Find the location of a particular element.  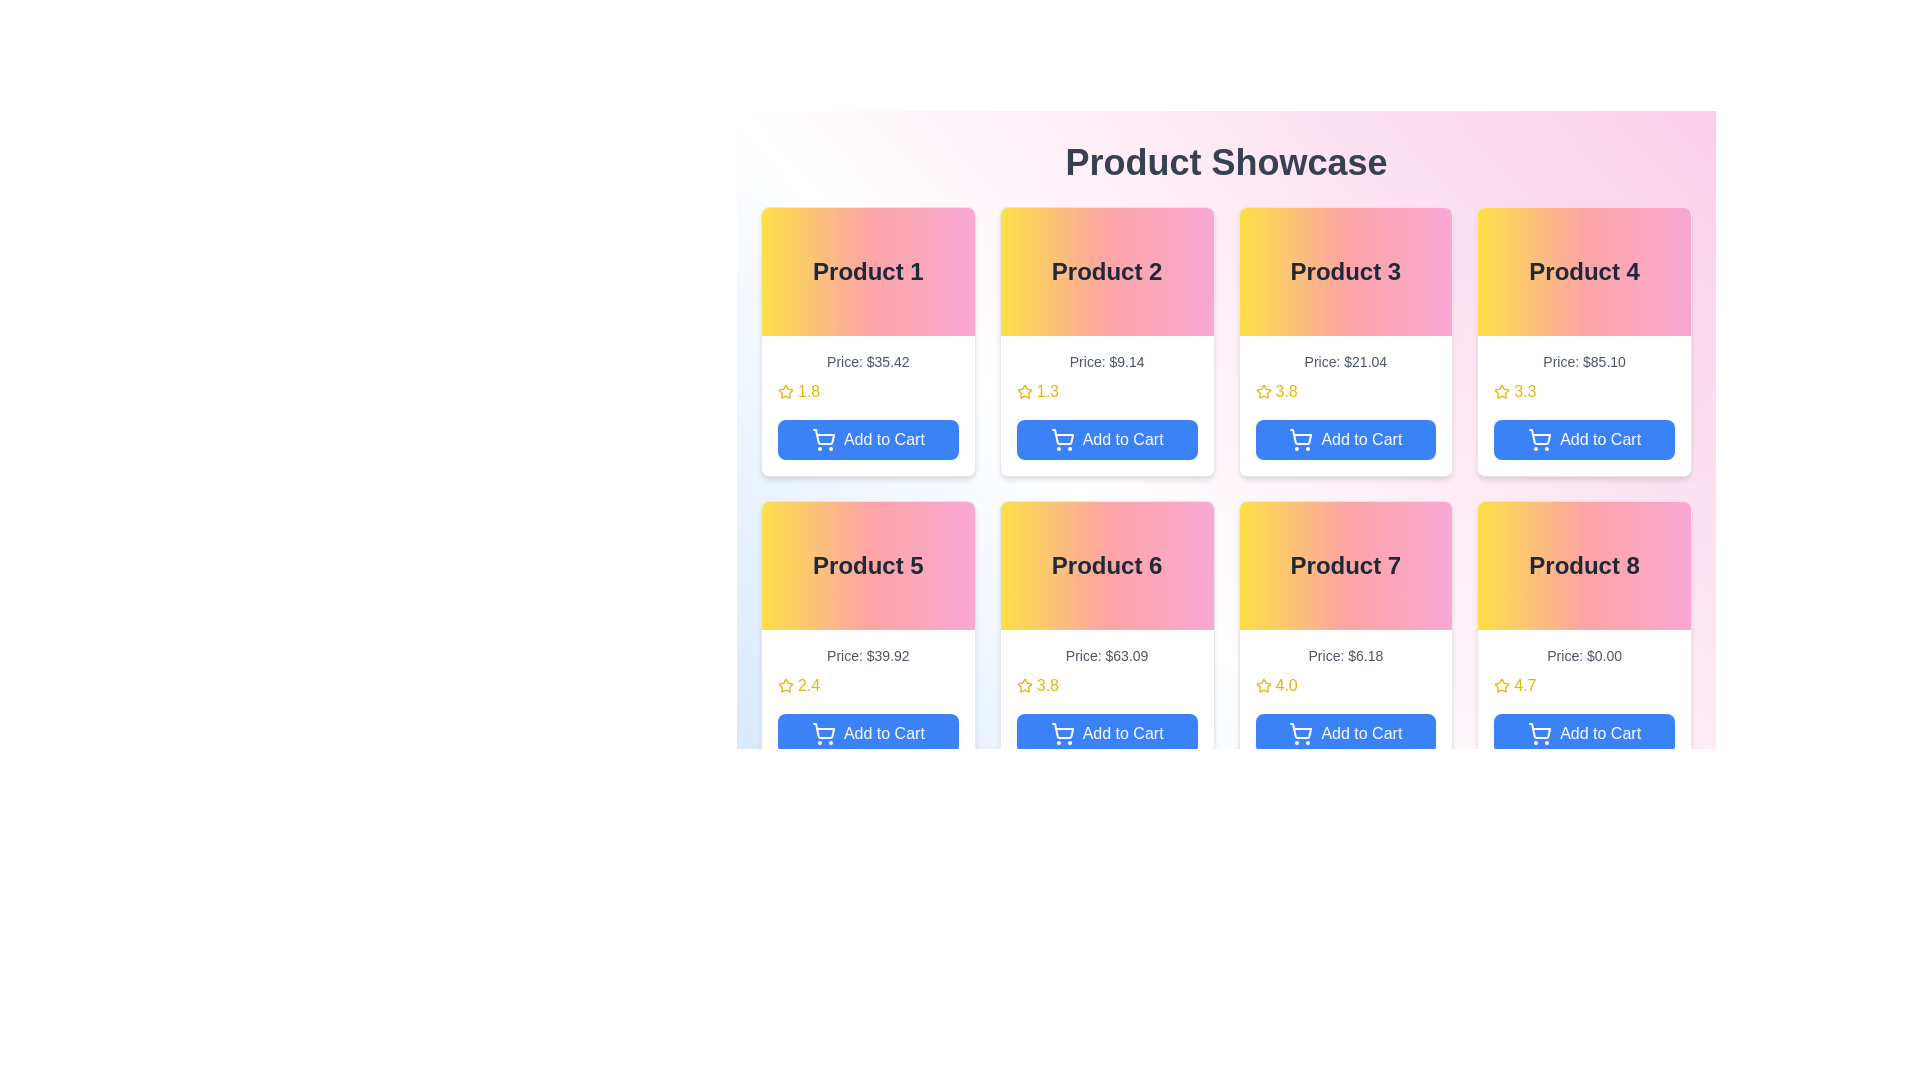

the first star-shaped icon with a yellow outline next to the numeric rating (1.8) in the product card for 'Product 1' is located at coordinates (785, 392).